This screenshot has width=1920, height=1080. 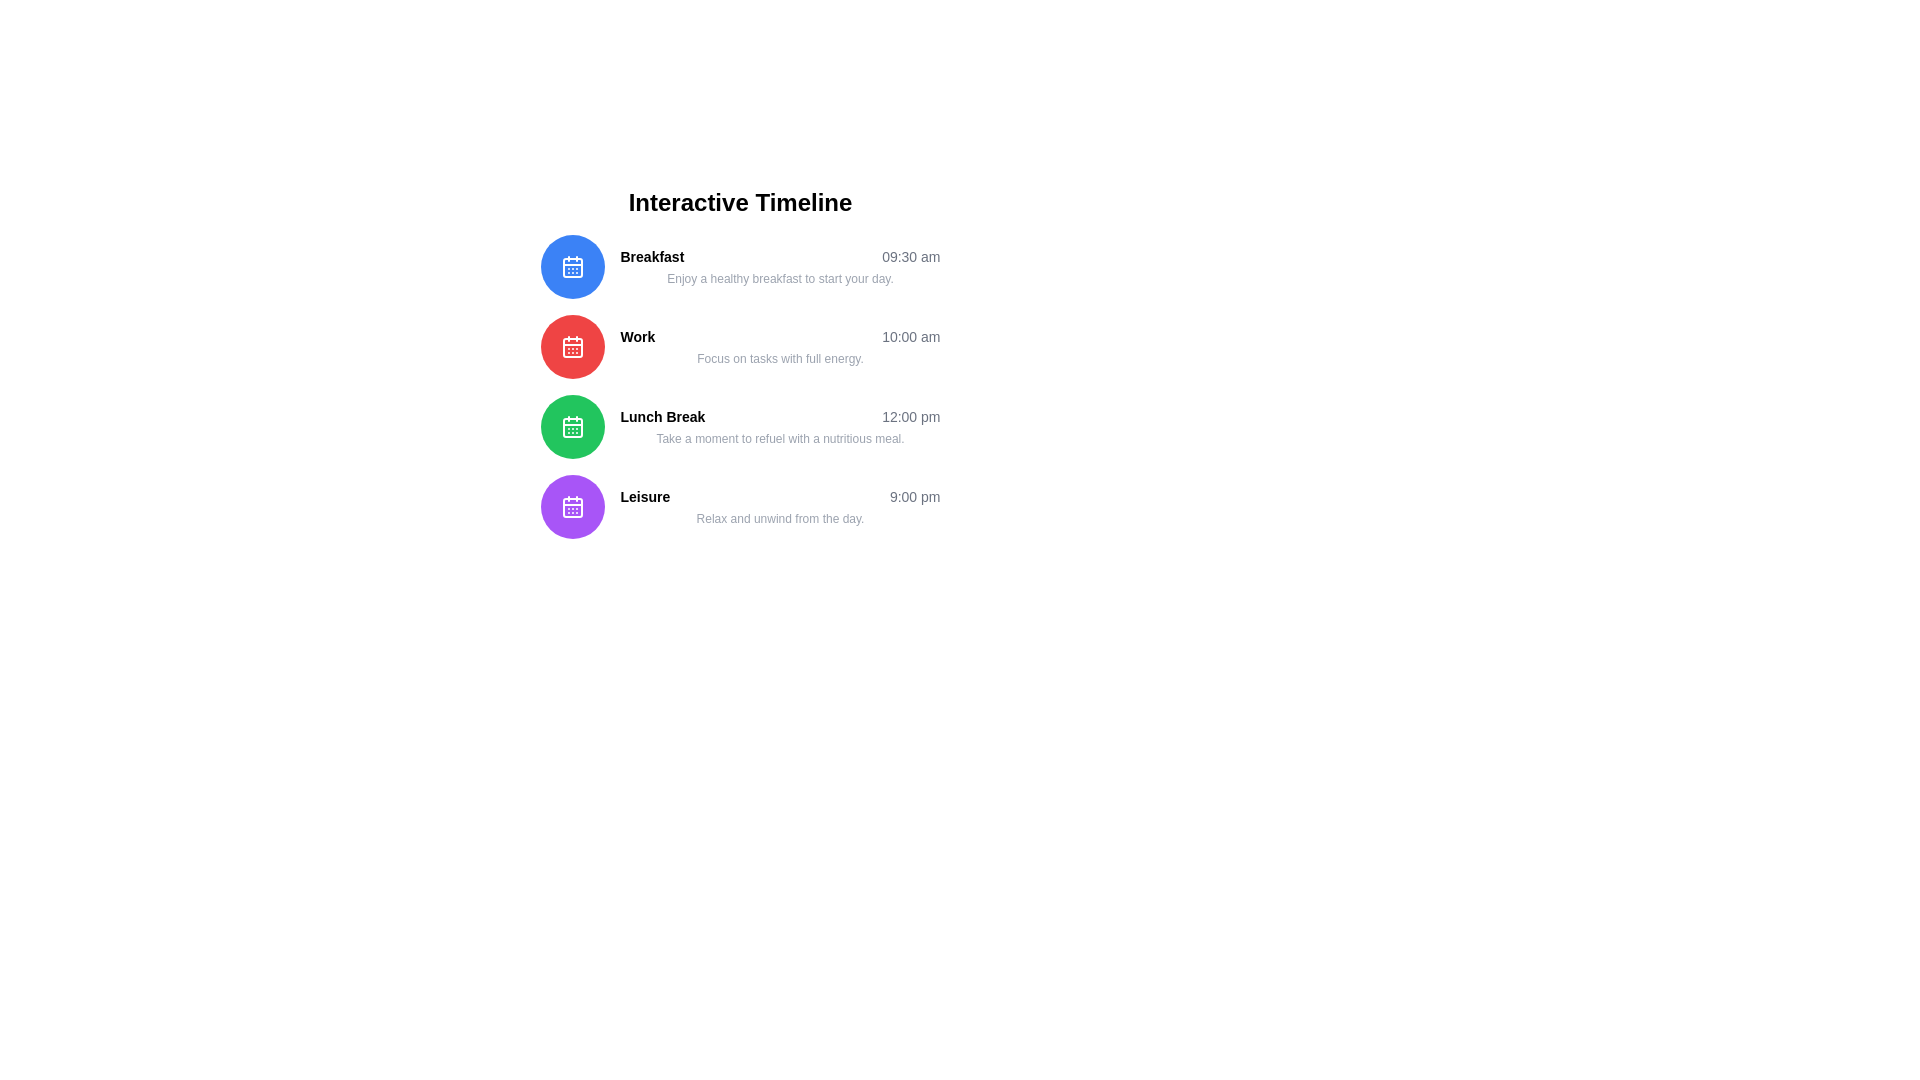 I want to click on the third circular icon in the vertical list that represents the 'Lunch Break' event, so click(x=571, y=426).